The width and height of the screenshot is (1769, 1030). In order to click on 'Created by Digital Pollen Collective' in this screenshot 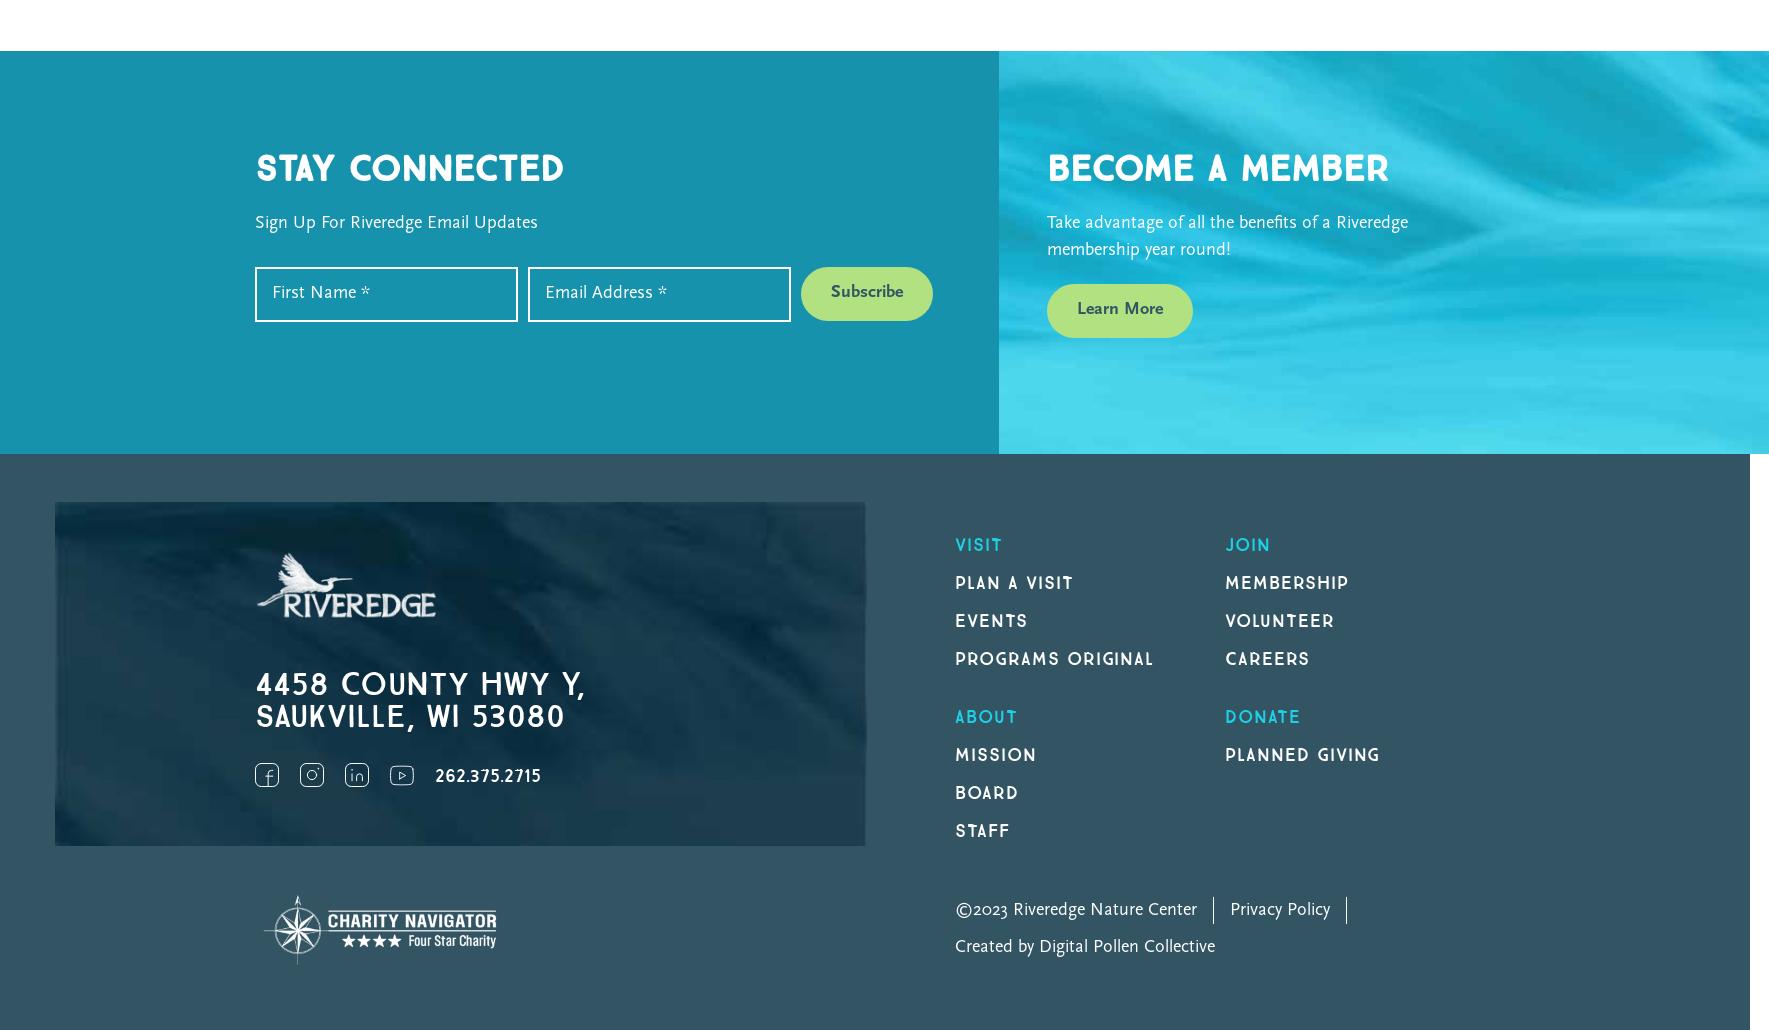, I will do `click(1083, 945)`.